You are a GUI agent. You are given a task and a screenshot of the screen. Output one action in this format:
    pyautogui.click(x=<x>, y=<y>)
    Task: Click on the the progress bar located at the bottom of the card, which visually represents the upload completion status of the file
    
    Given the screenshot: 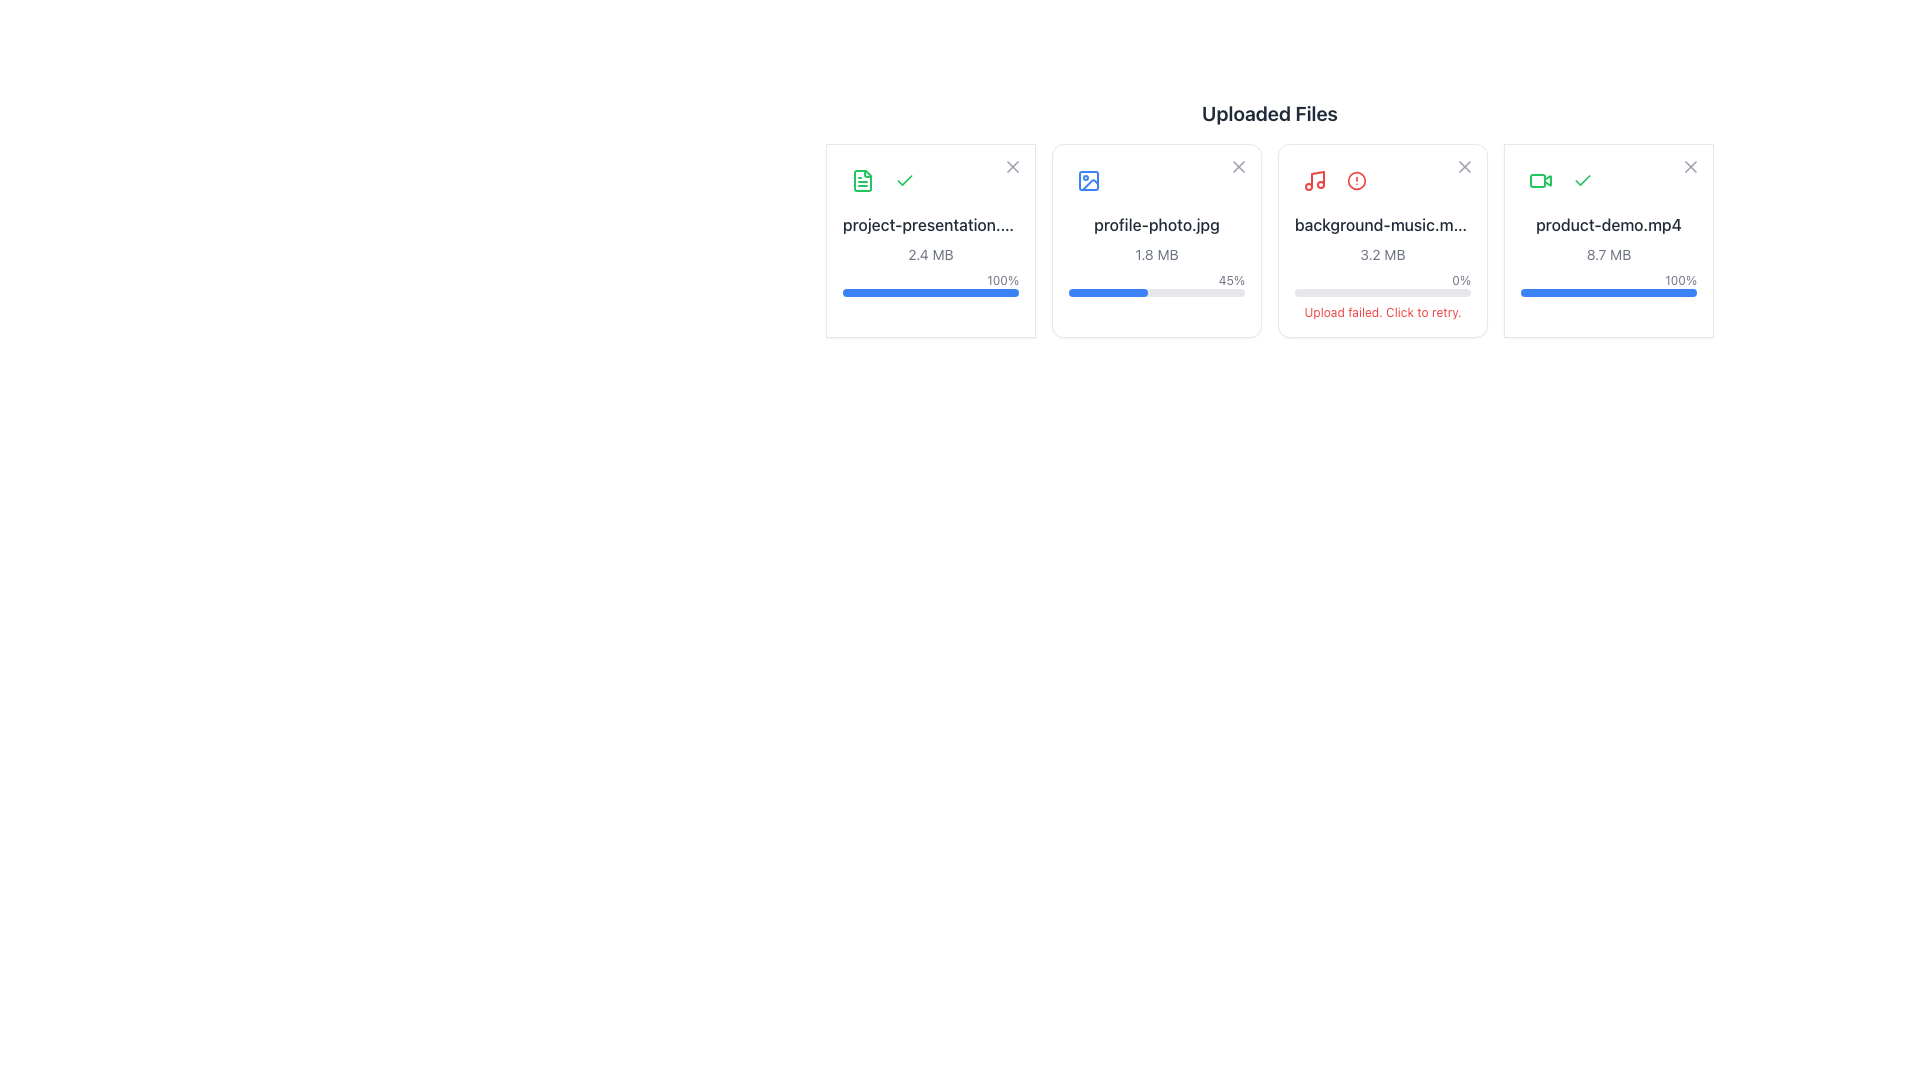 What is the action you would take?
    pyautogui.click(x=930, y=293)
    